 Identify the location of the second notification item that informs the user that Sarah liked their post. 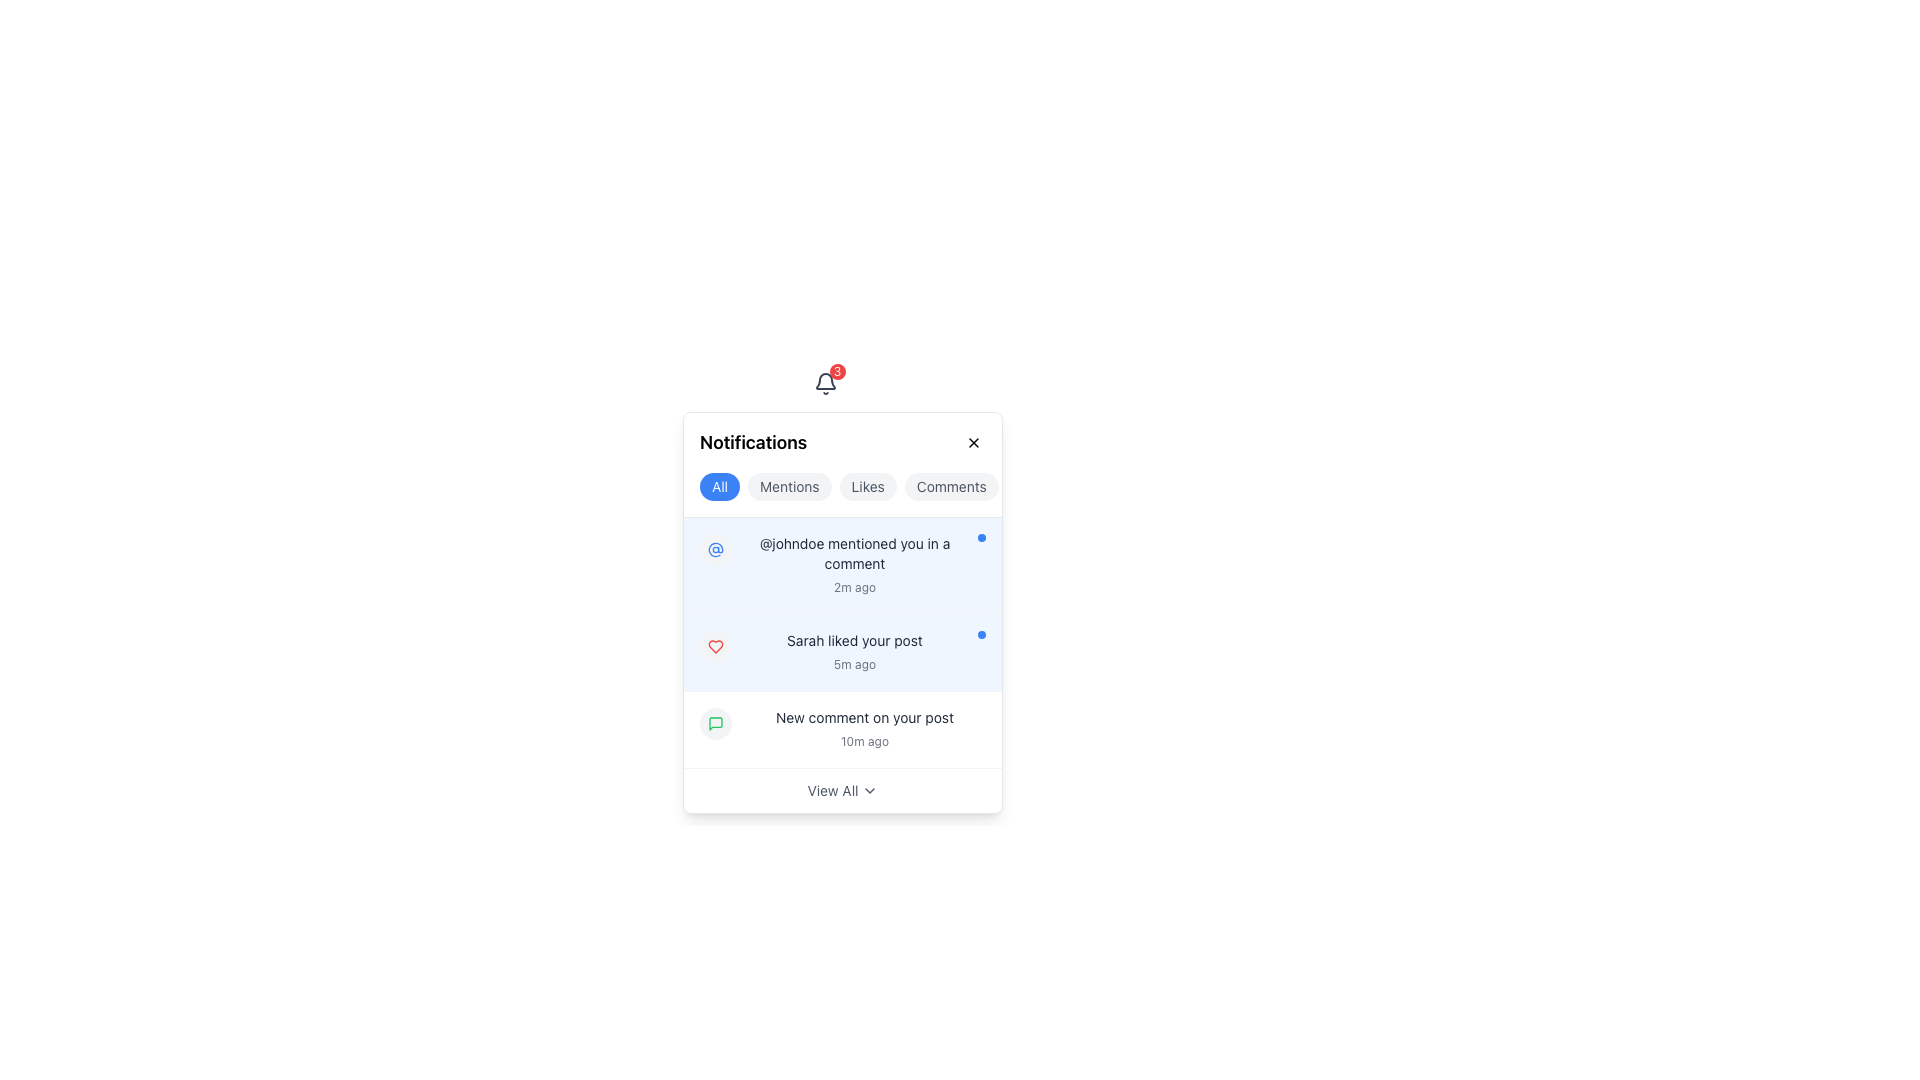
(843, 652).